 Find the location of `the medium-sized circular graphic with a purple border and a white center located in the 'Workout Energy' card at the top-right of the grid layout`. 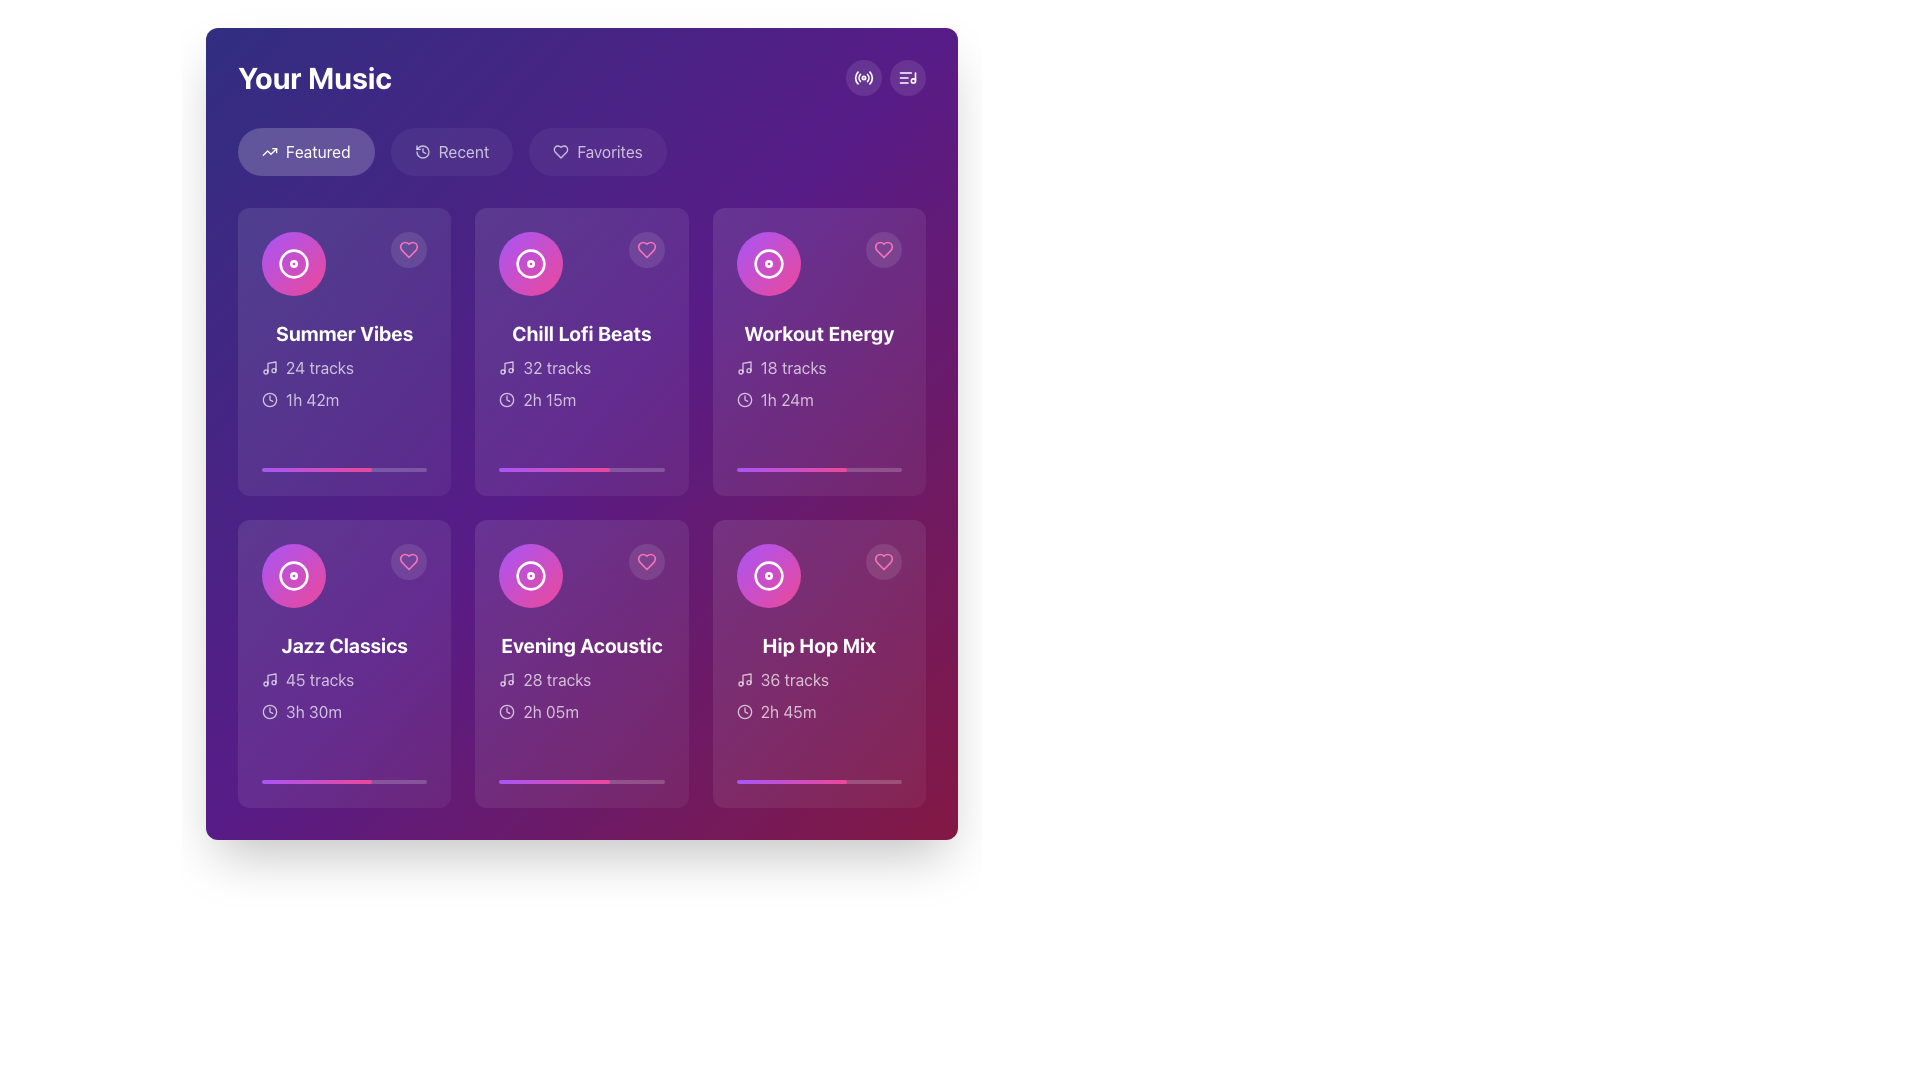

the medium-sized circular graphic with a purple border and a white center located in the 'Workout Energy' card at the top-right of the grid layout is located at coordinates (767, 262).